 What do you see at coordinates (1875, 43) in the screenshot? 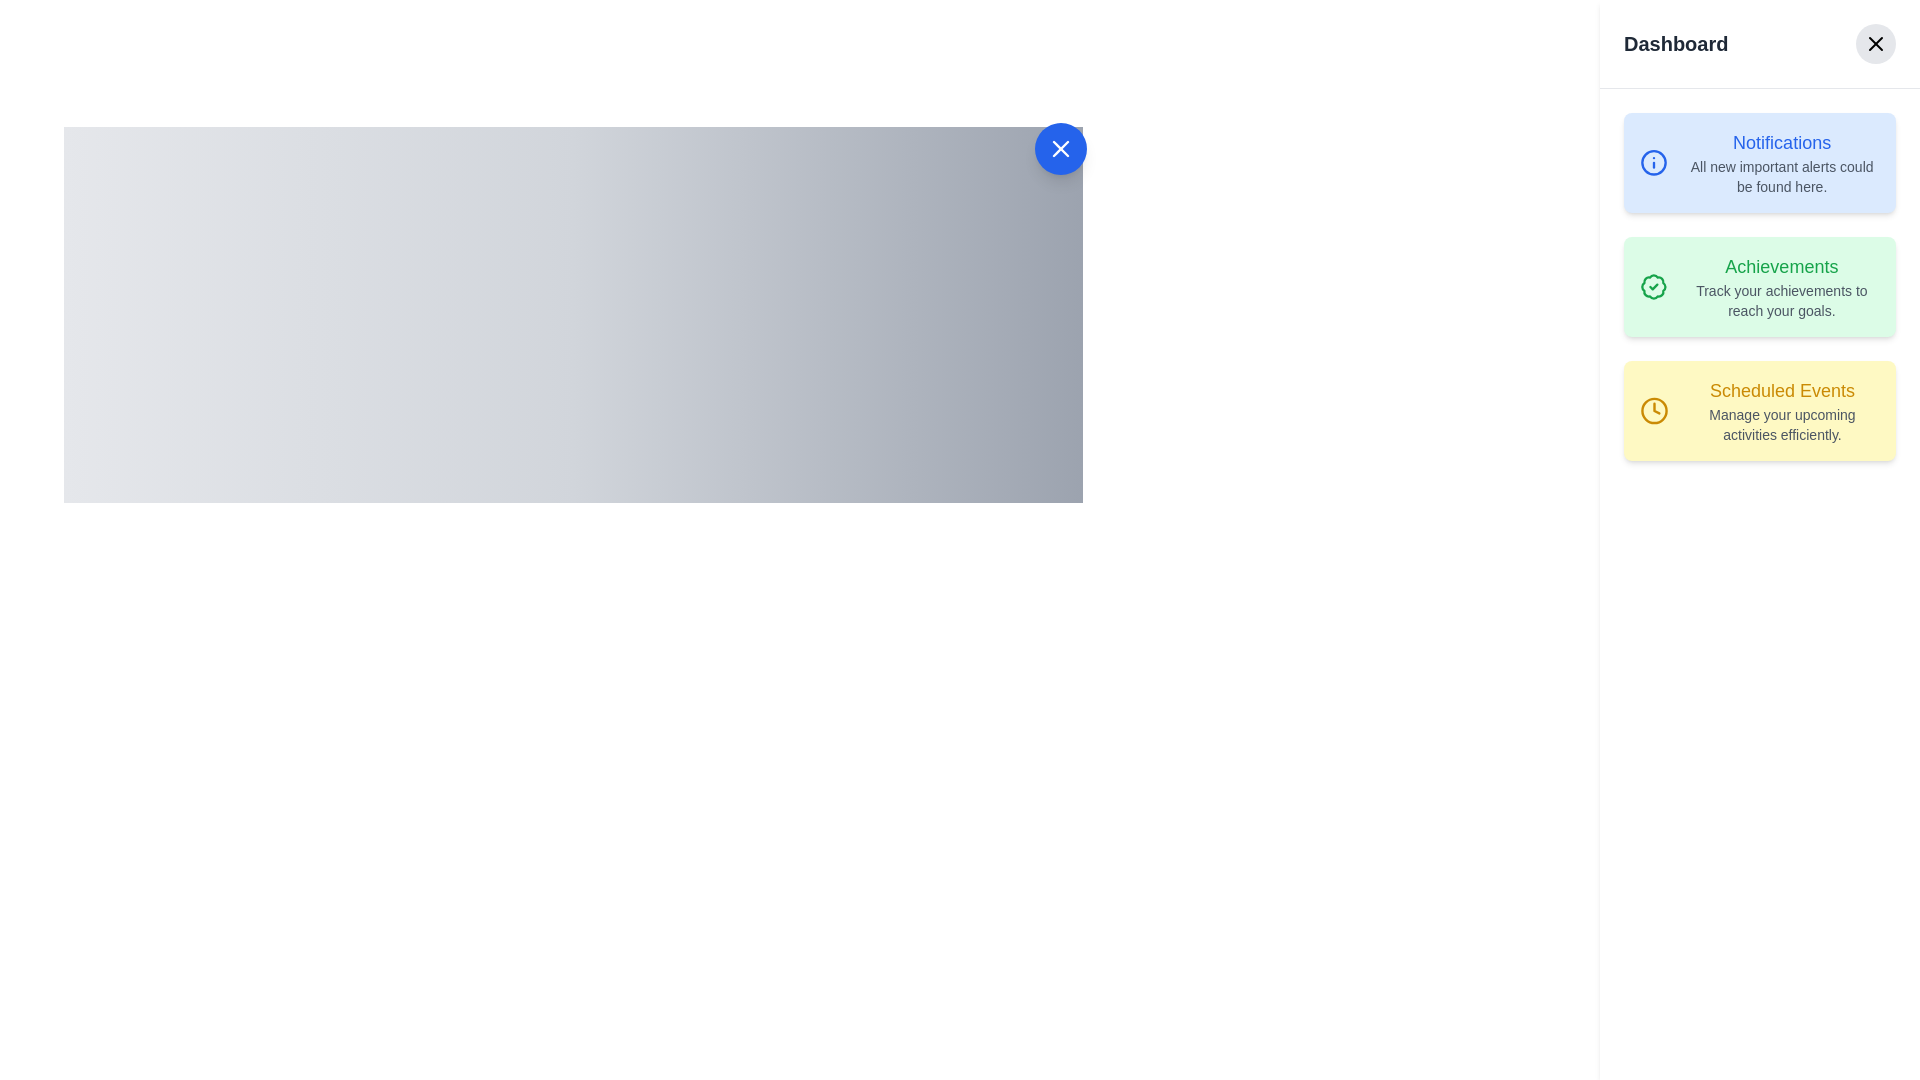
I see `the close icon located at the top-right corner of the dashboard interface, which is nested within a circular button that has a gray background` at bounding box center [1875, 43].